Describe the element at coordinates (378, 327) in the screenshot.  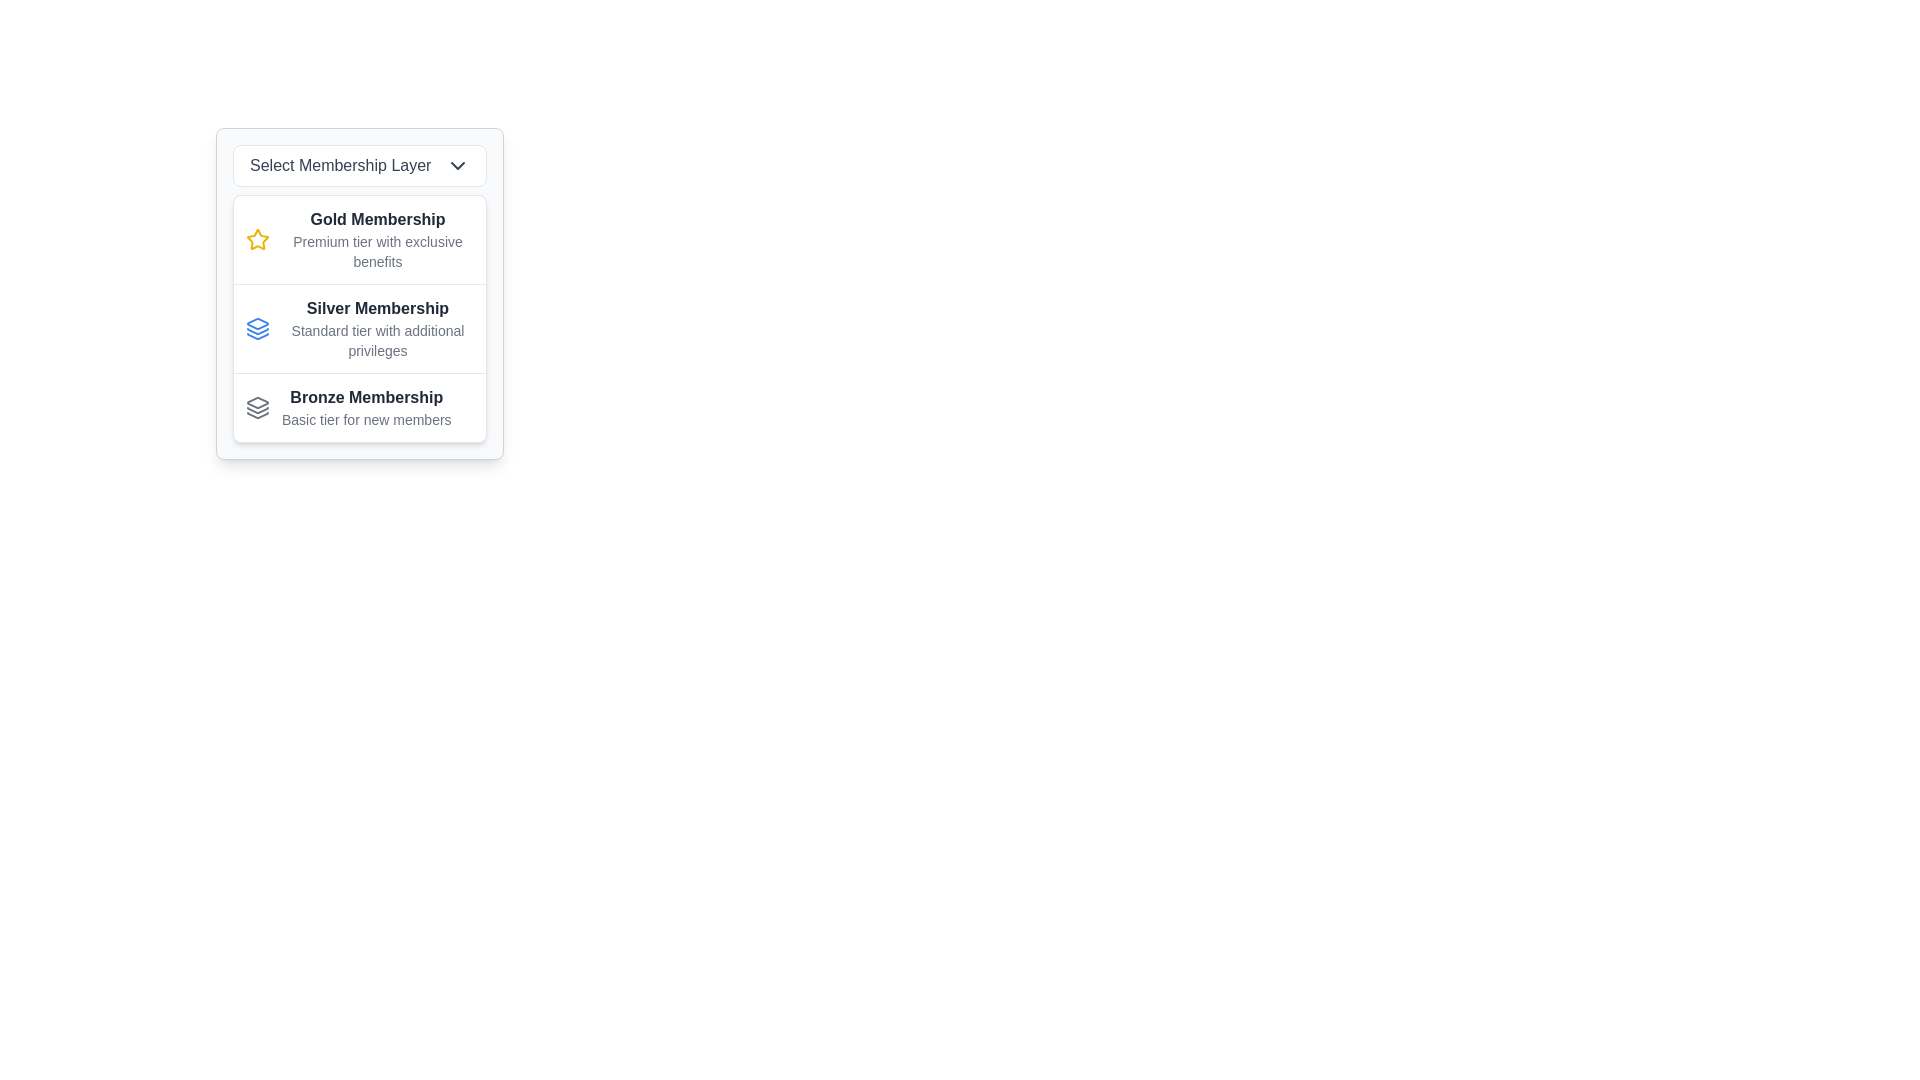
I see `the 'Silver Membership' option in the dropdown menu, which is the second option in the list between 'Gold Membership' and 'Bronze Membership'` at that location.